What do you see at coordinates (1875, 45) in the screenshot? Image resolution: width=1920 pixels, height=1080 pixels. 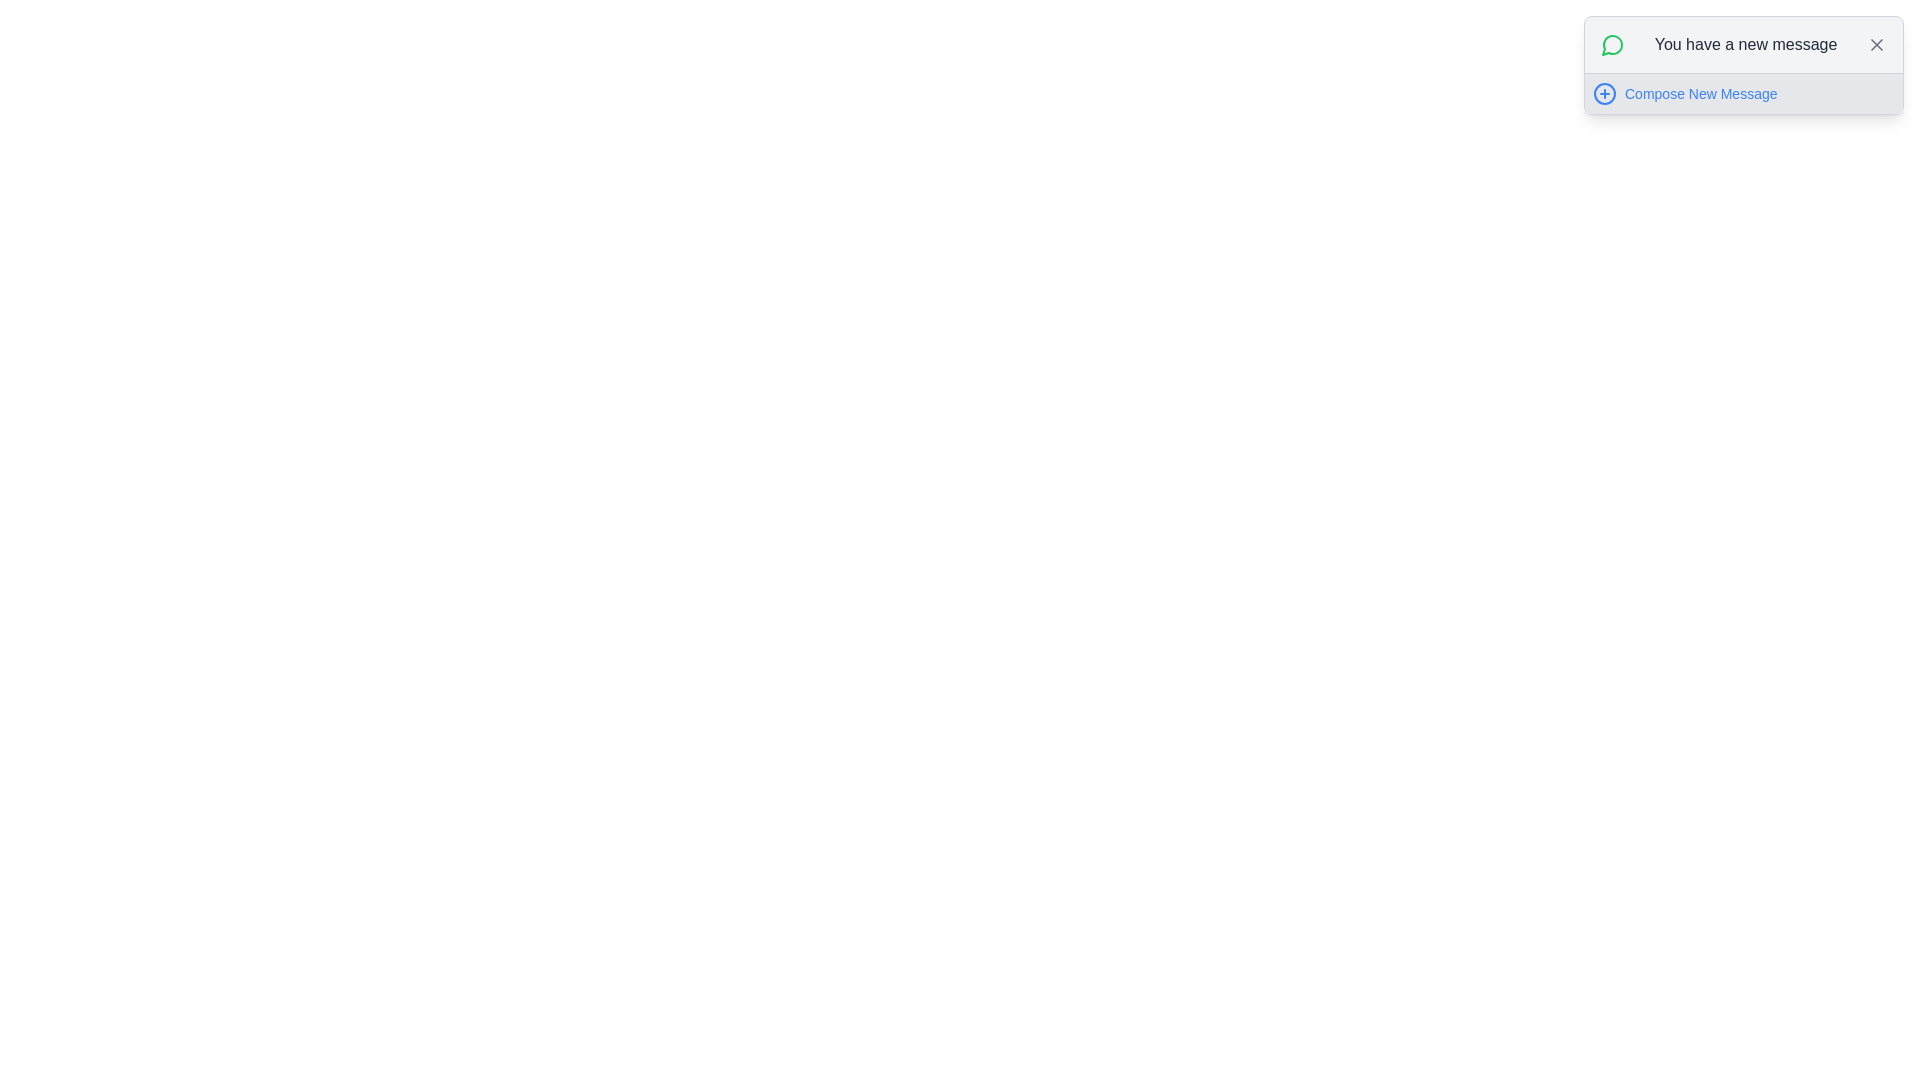 I see `the gray 'X' button located at the top-right corner of the notification box titled 'You have a new message' to change its color` at bounding box center [1875, 45].